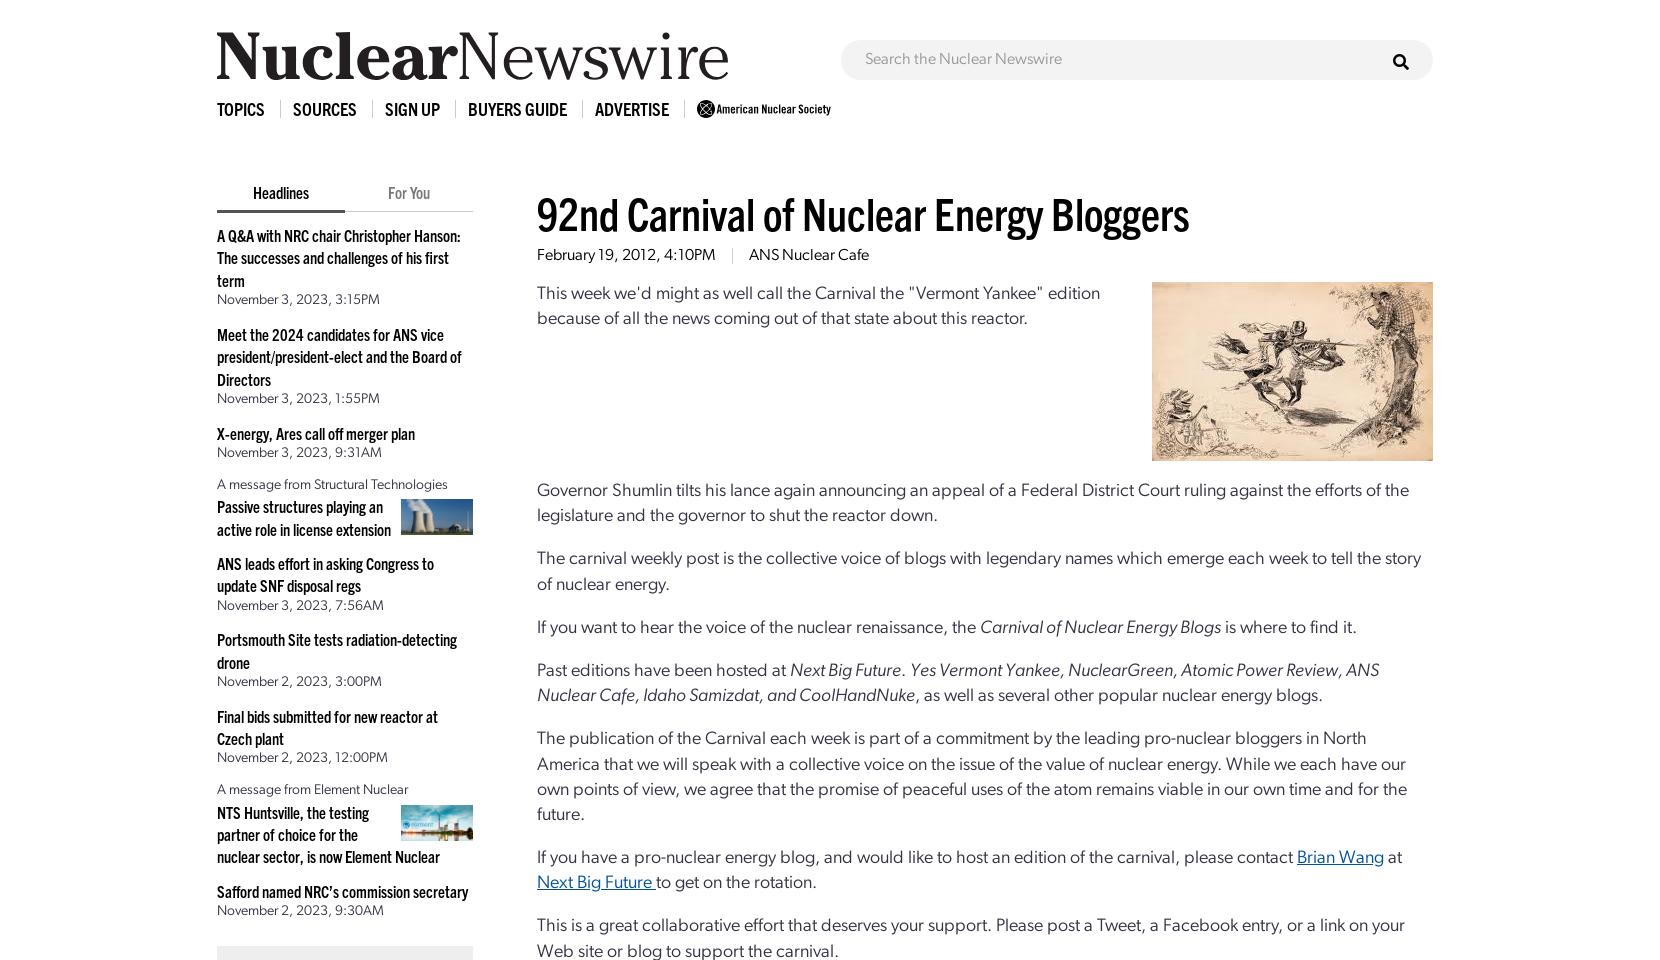 This screenshot has width=1660, height=960. What do you see at coordinates (215, 649) in the screenshot?
I see `'Portsmouth Site tests radiation-detecting drone'` at bounding box center [215, 649].